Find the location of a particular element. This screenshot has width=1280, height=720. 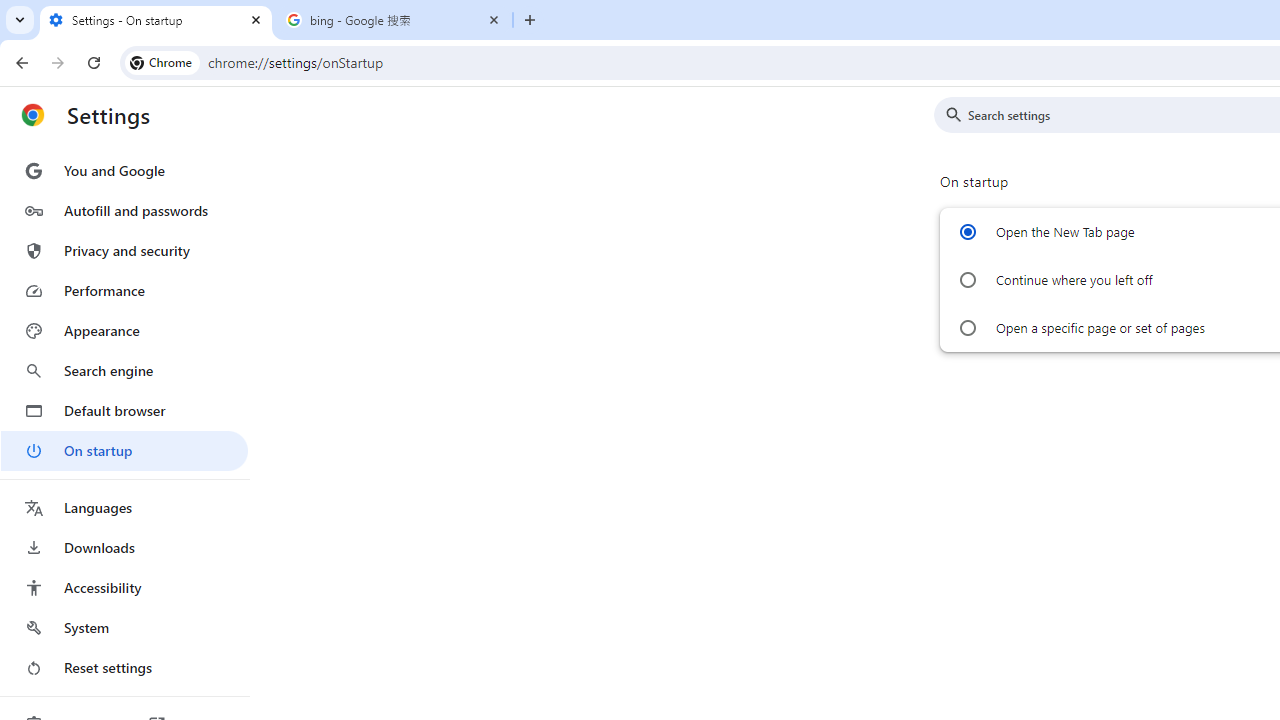

'Appearance' is located at coordinates (123, 330).